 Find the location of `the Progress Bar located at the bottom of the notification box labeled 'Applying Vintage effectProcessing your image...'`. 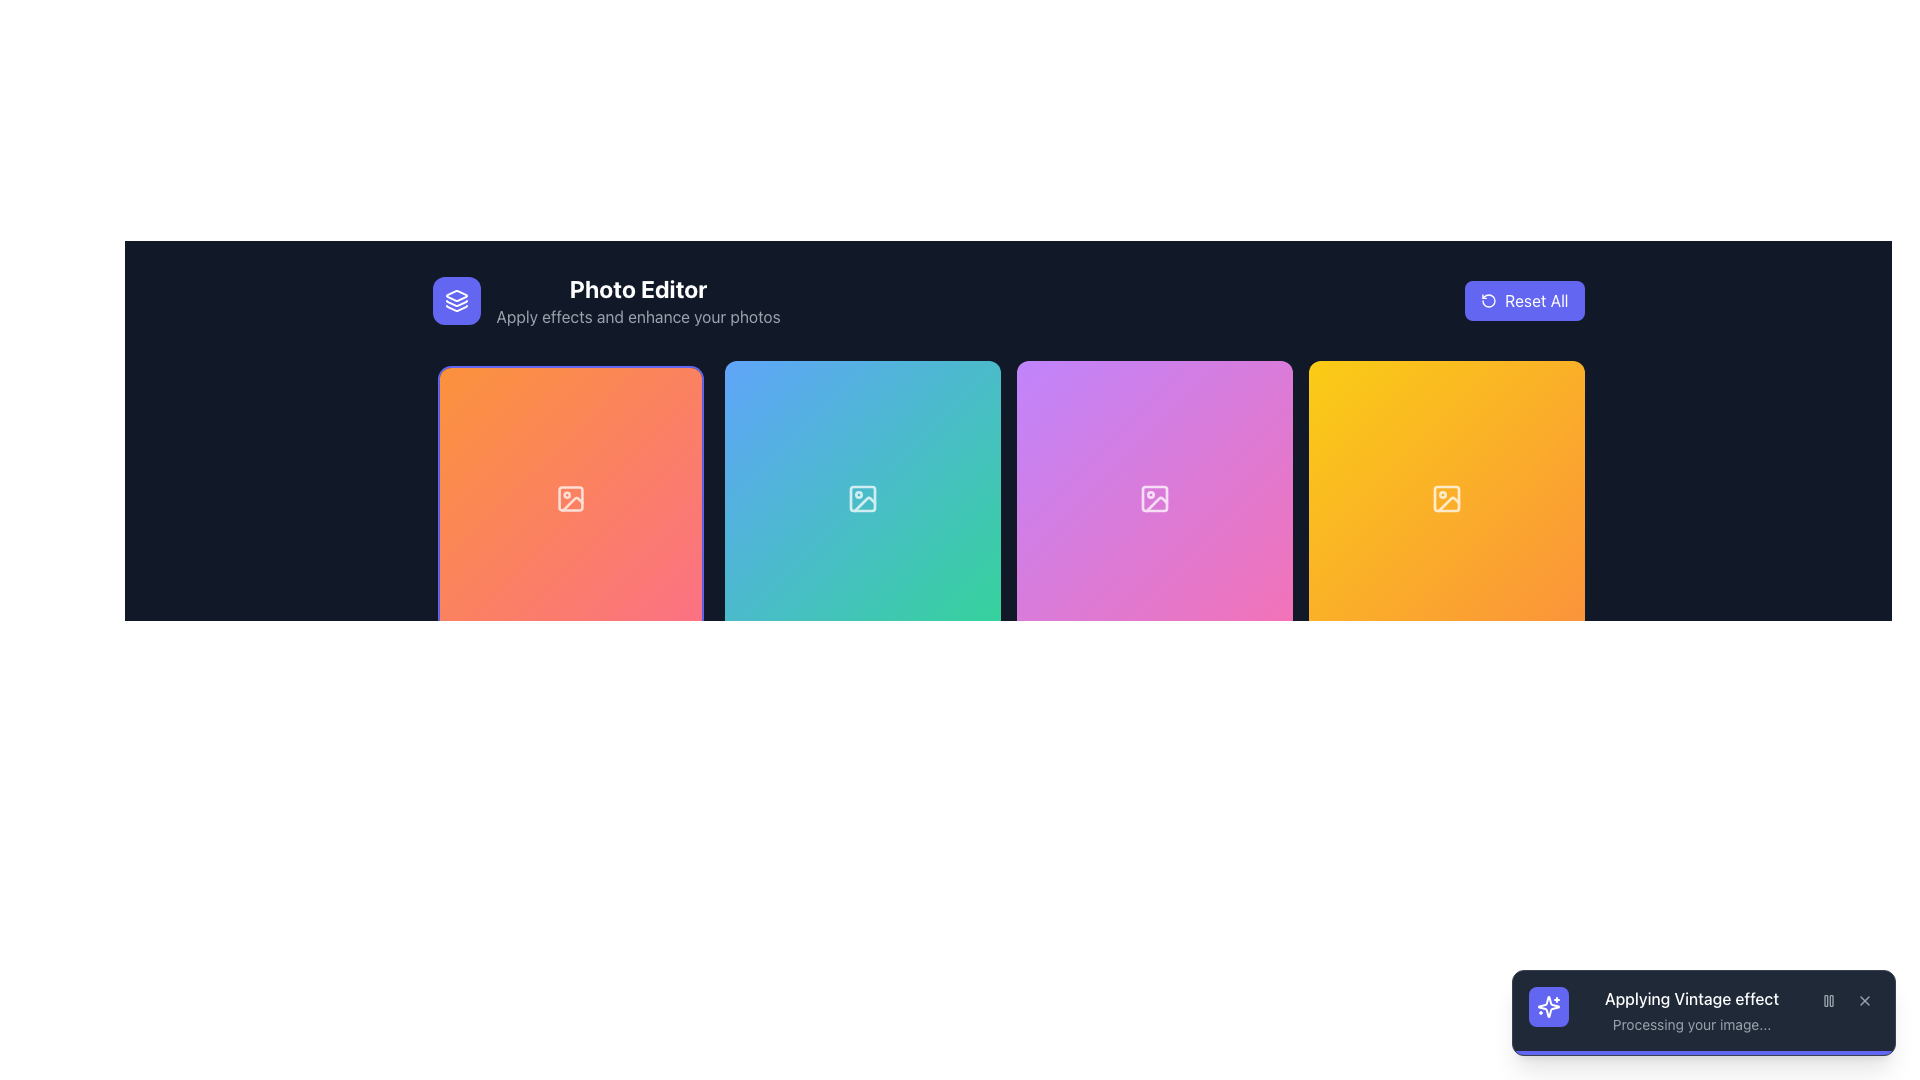

the Progress Bar located at the bottom of the notification box labeled 'Applying Vintage effectProcessing your image...' is located at coordinates (1703, 1052).